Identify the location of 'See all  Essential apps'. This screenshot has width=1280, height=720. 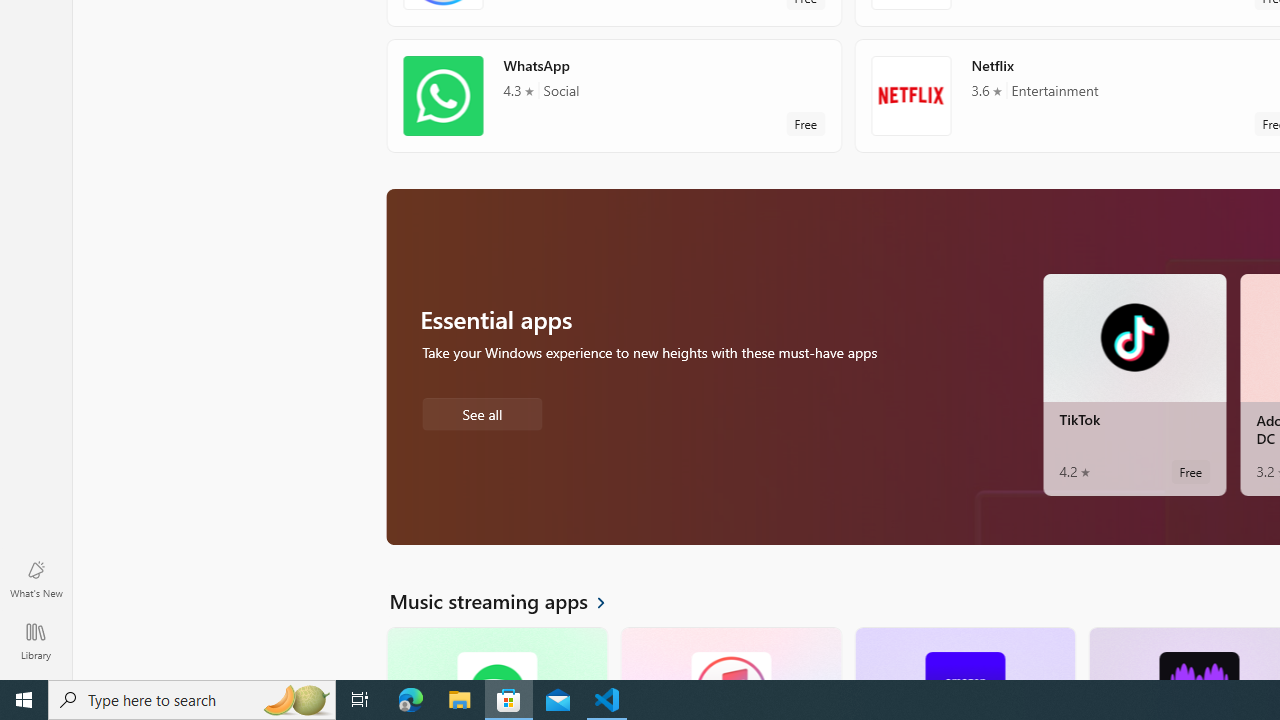
(481, 411).